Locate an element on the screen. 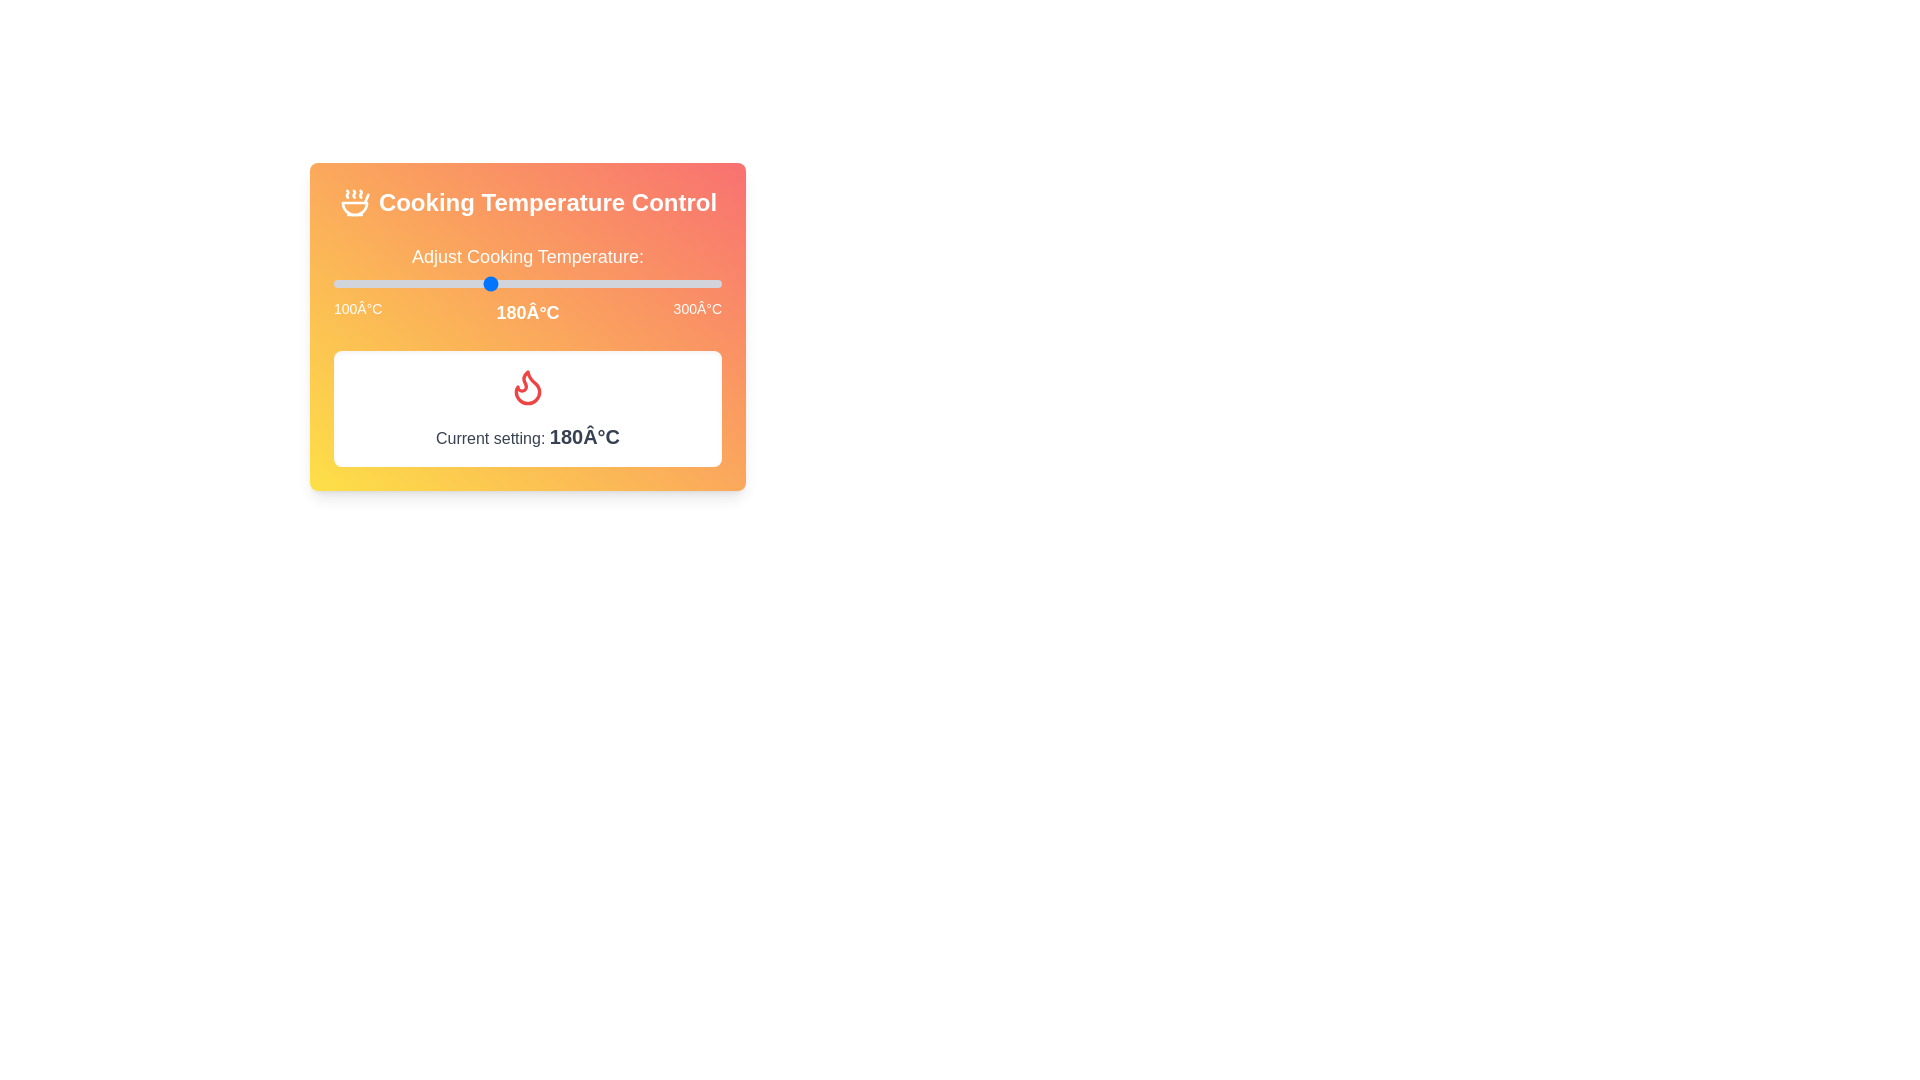 This screenshot has height=1080, width=1920. the cooking temperature to 300°C by interacting with the slider is located at coordinates (720, 284).